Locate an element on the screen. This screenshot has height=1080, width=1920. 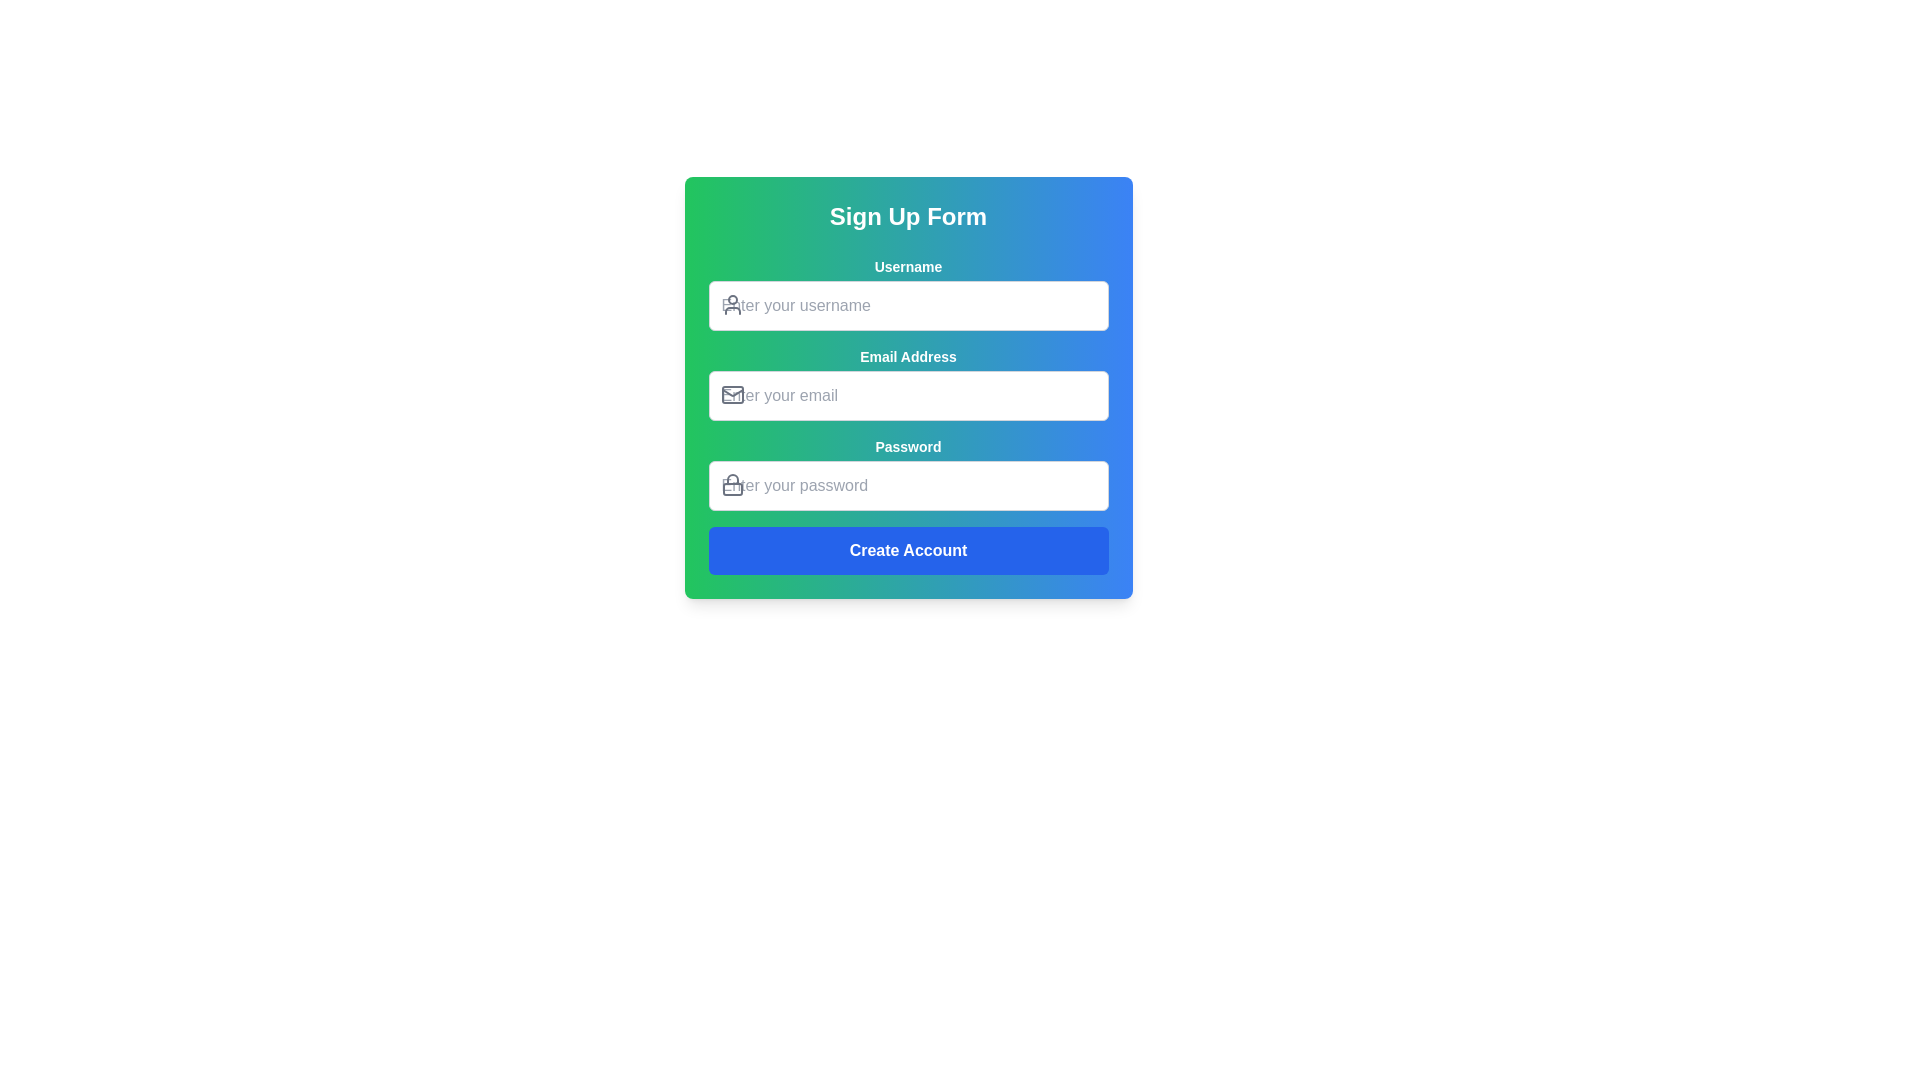
the main rectangular component of the envelope icon, which is located to the left of the 'Email Address' input field in the registration form is located at coordinates (731, 394).